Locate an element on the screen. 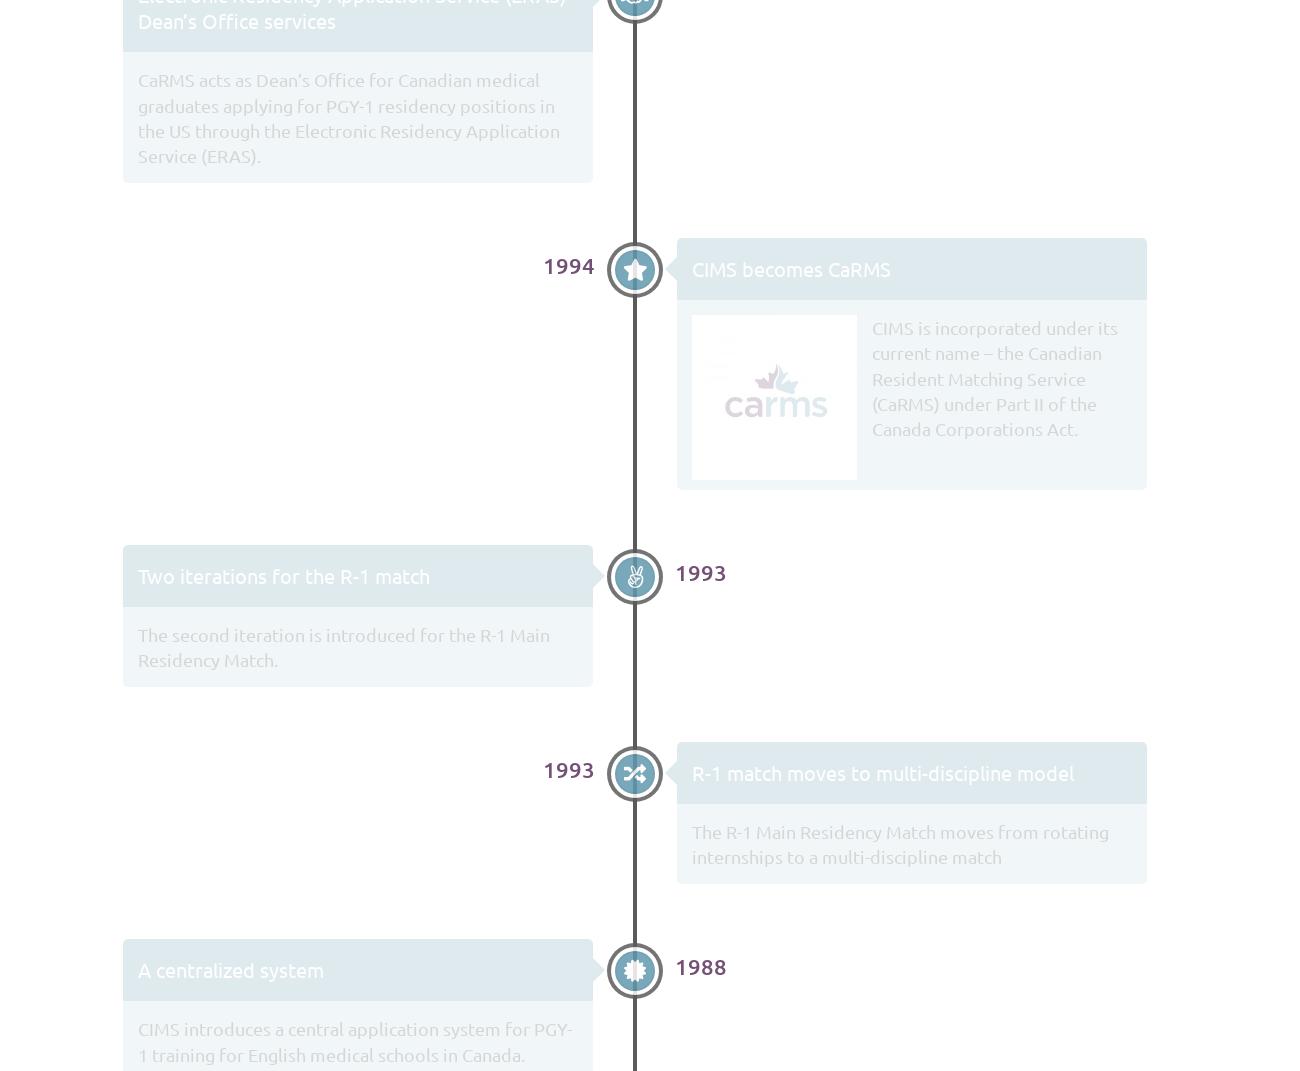 The width and height of the screenshot is (1300, 1071). 'CIMS is incorporated under its current name – the Canadian Resident Matching Service (CaRMS) under Part II of the Canada Corporations Act.' is located at coordinates (992, 376).